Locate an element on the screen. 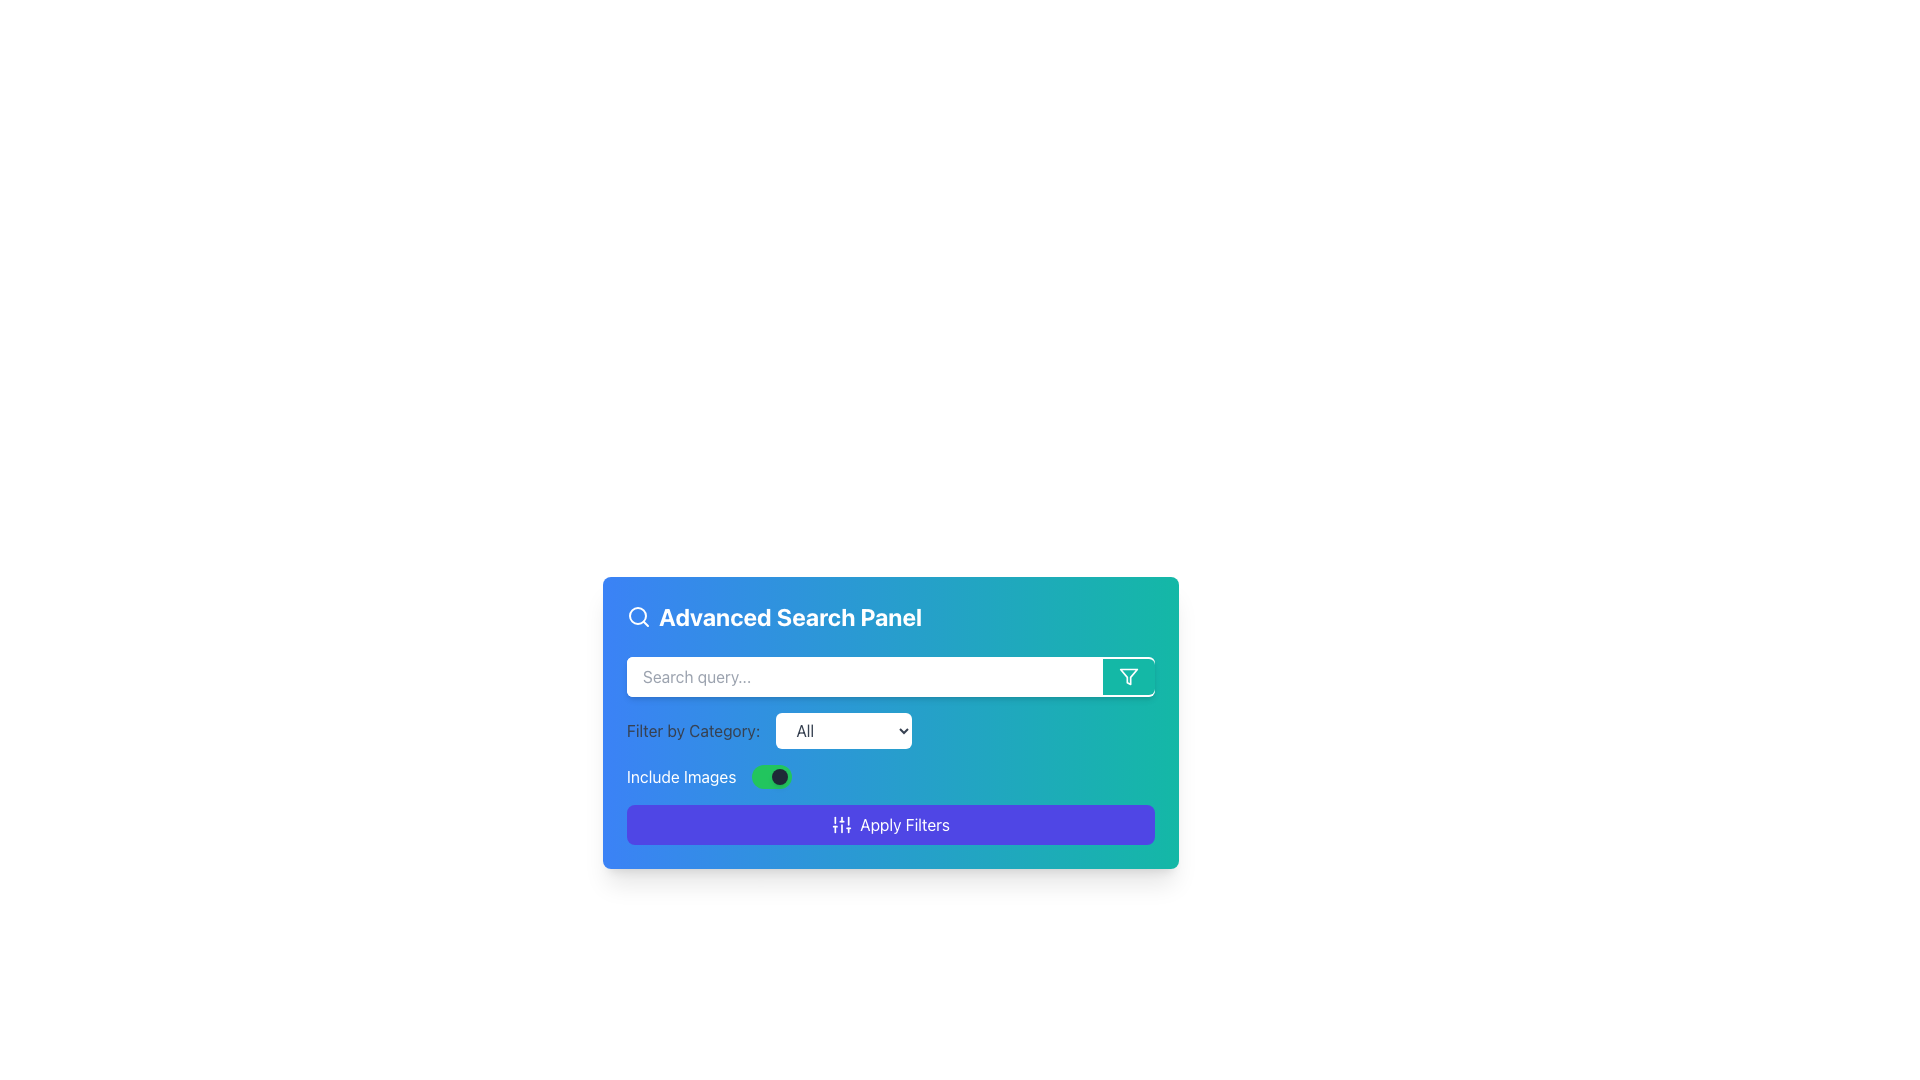 The height and width of the screenshot is (1080, 1920). the dropdown menu styled with a white background and rounded corners, currently displaying 'All' is located at coordinates (844, 731).